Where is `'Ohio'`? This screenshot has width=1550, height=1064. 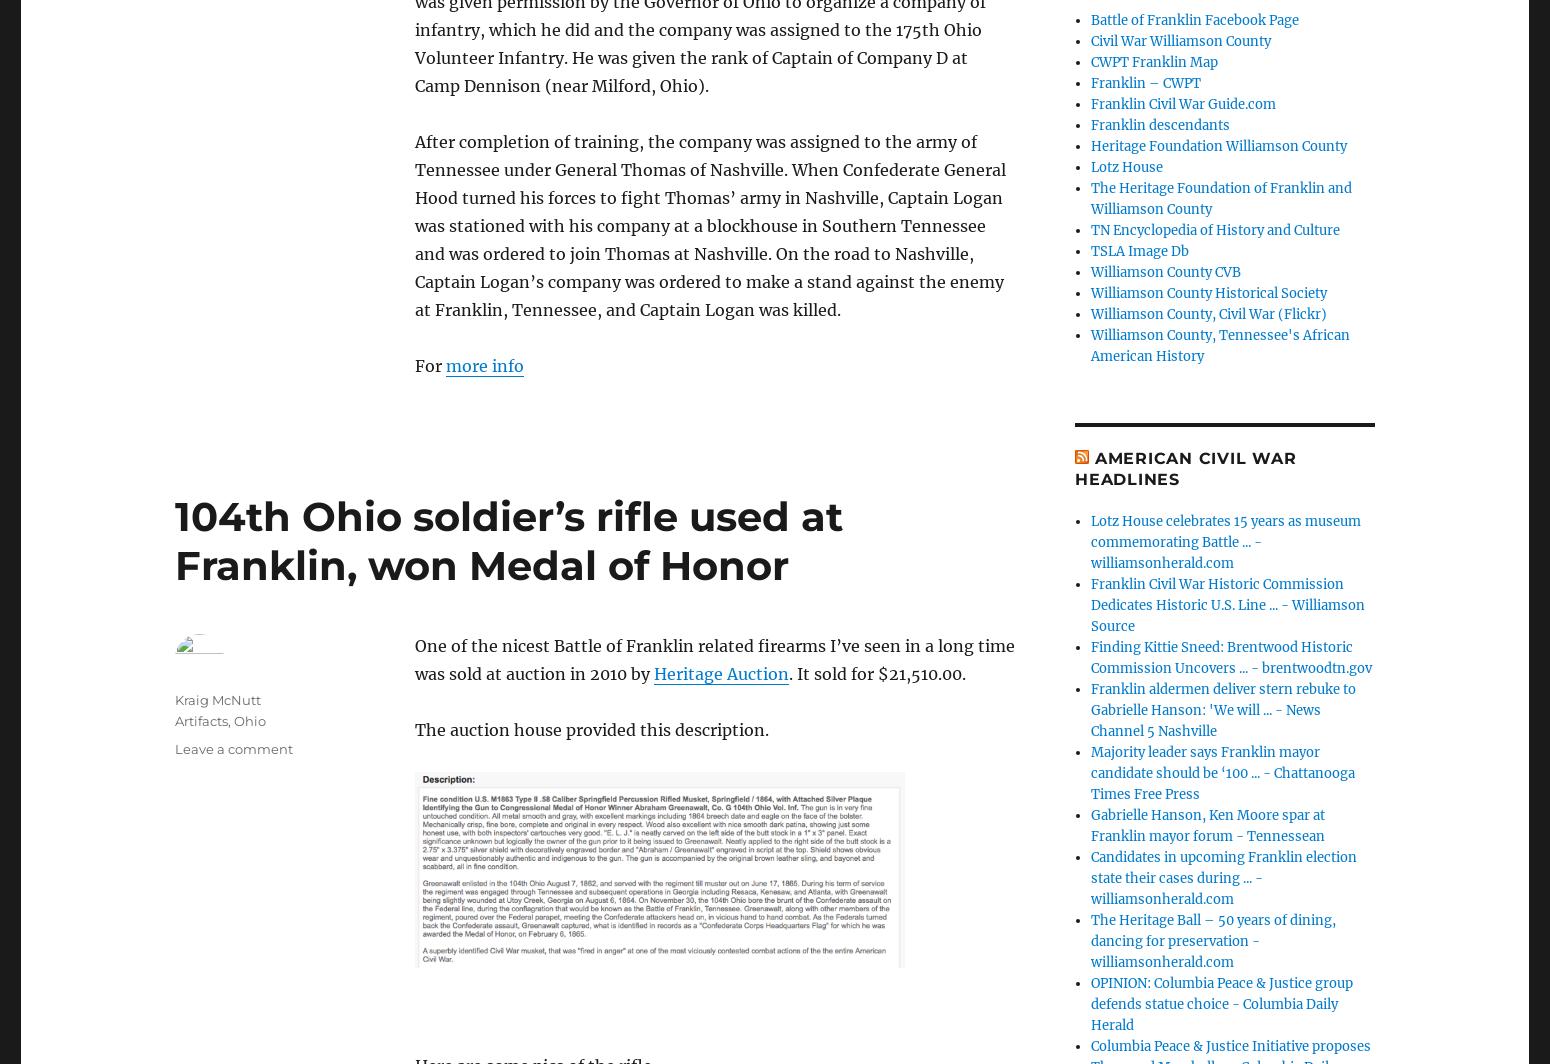 'Ohio' is located at coordinates (250, 720).